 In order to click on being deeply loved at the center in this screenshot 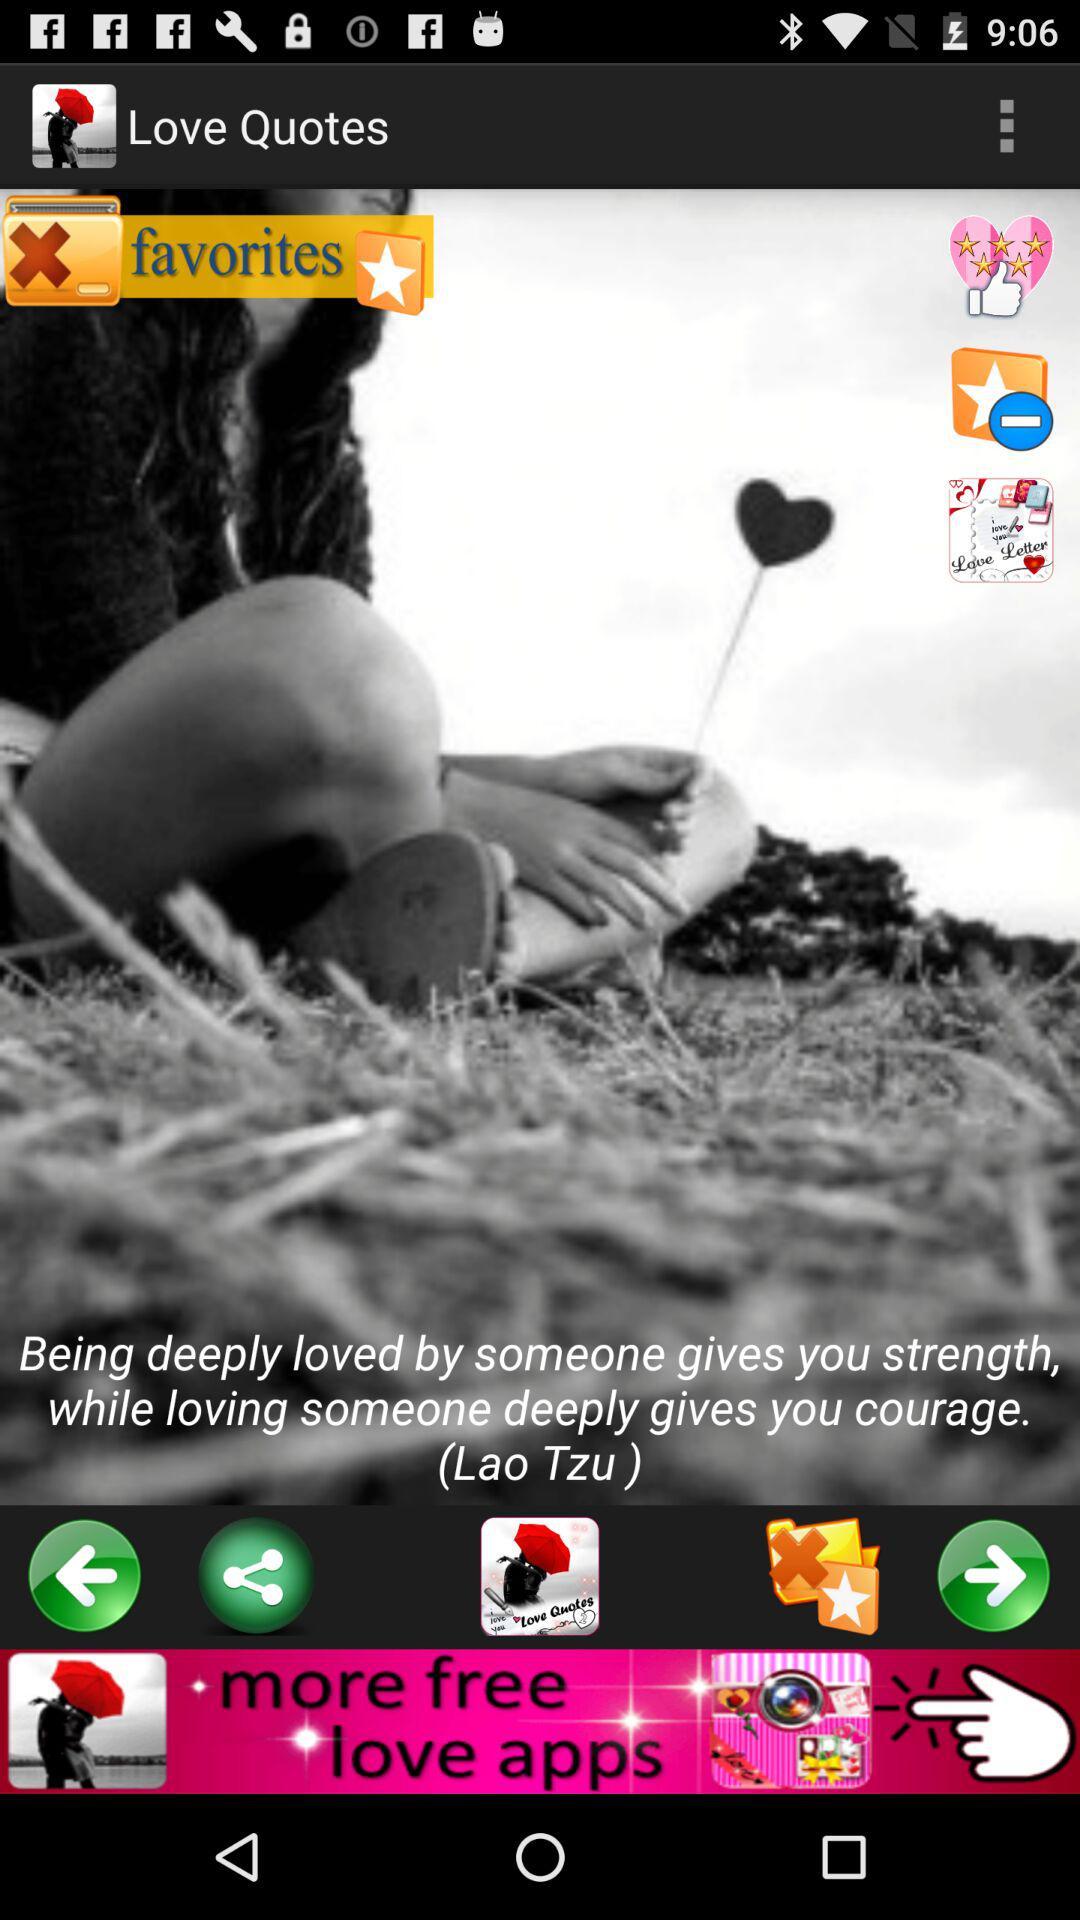, I will do `click(540, 847)`.